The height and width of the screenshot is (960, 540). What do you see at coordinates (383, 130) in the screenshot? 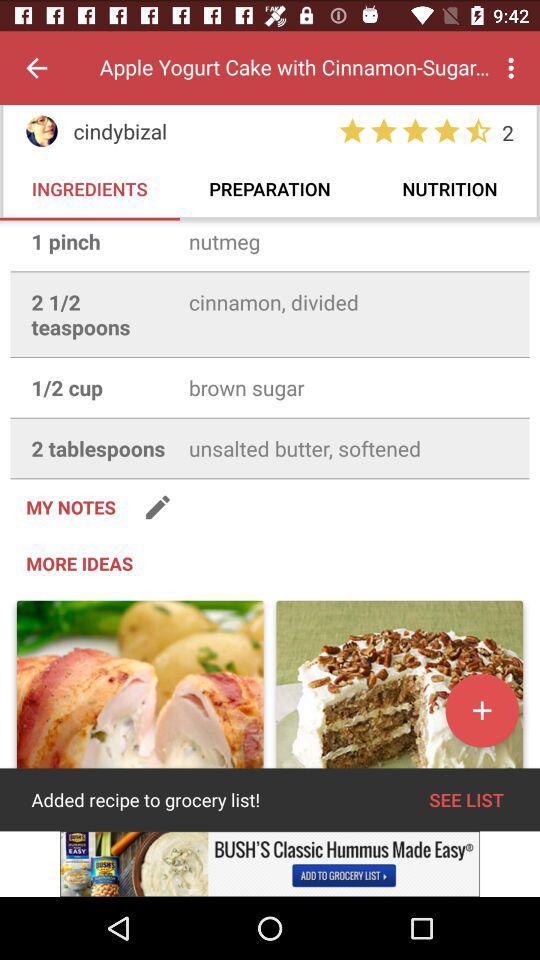
I see `the second star under ratings` at bounding box center [383, 130].